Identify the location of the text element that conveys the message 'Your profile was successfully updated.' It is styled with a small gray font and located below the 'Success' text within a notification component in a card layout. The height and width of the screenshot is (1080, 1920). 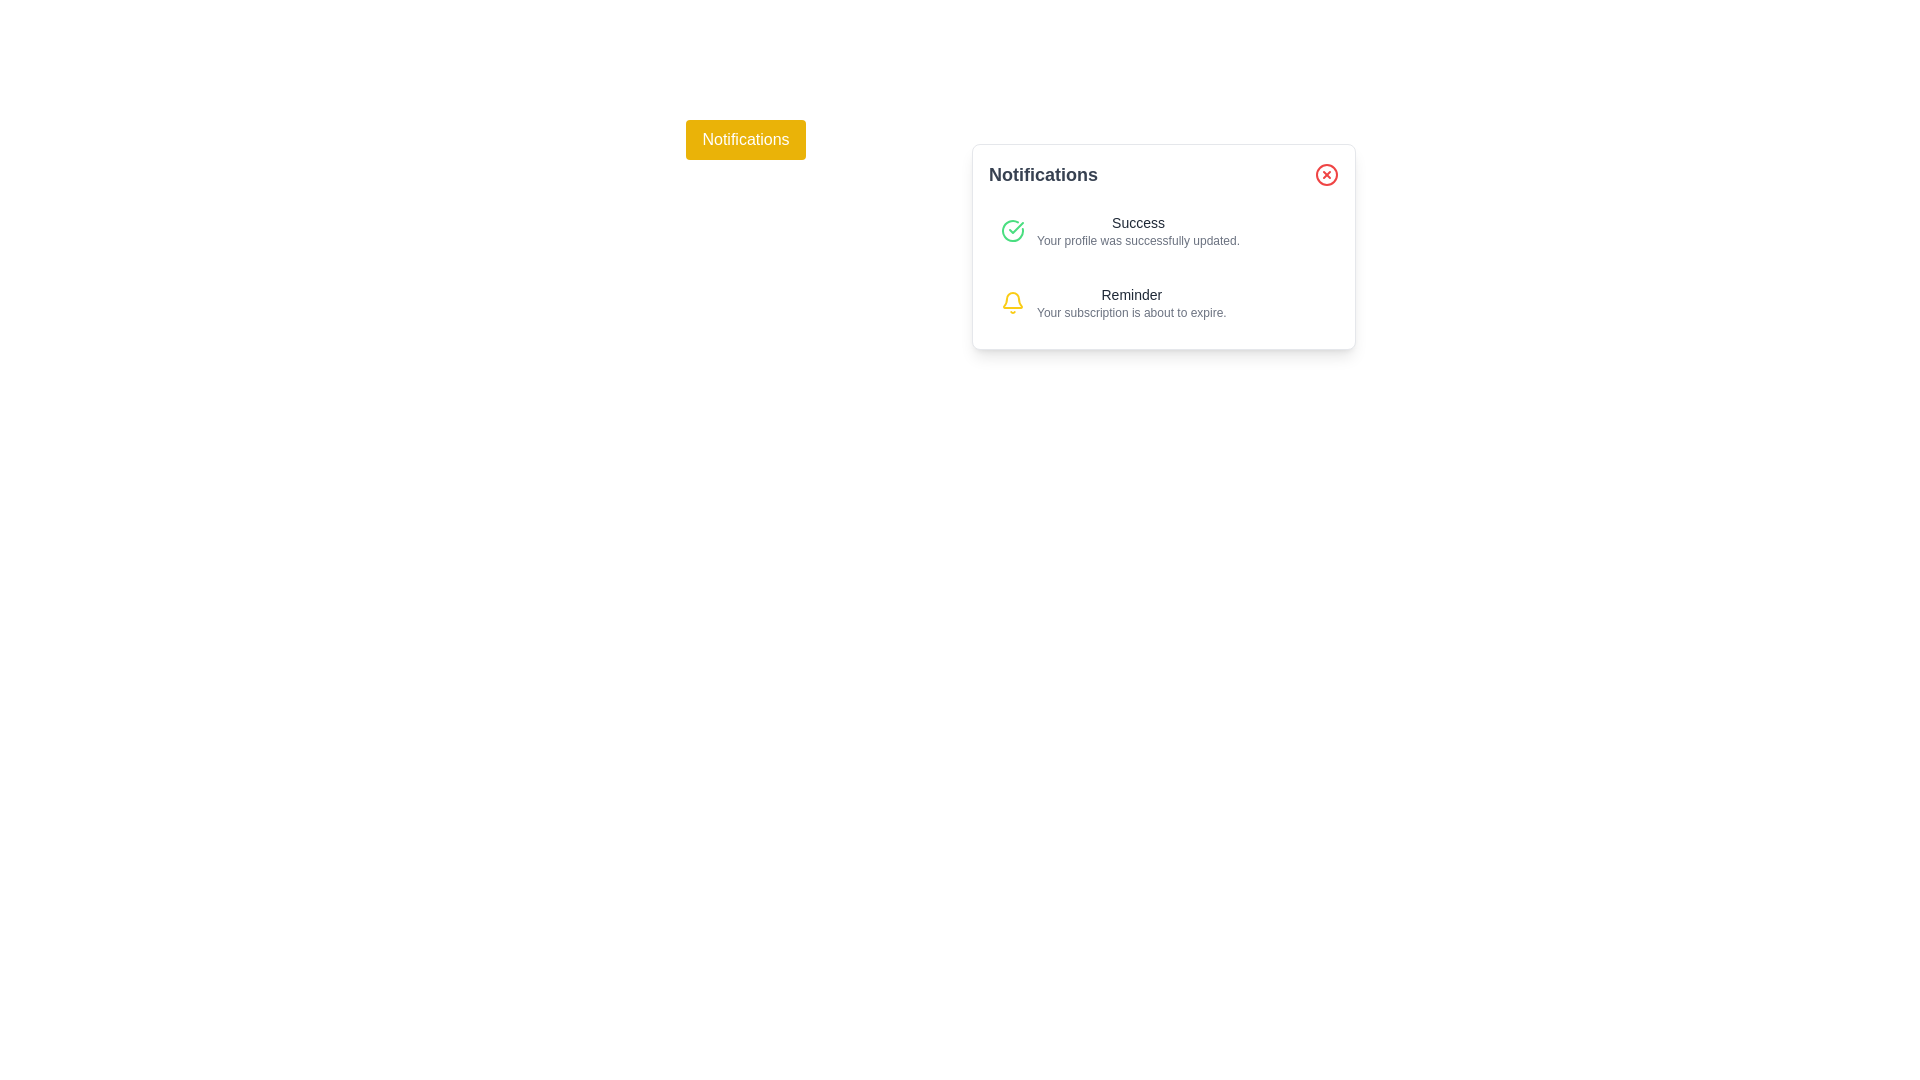
(1138, 239).